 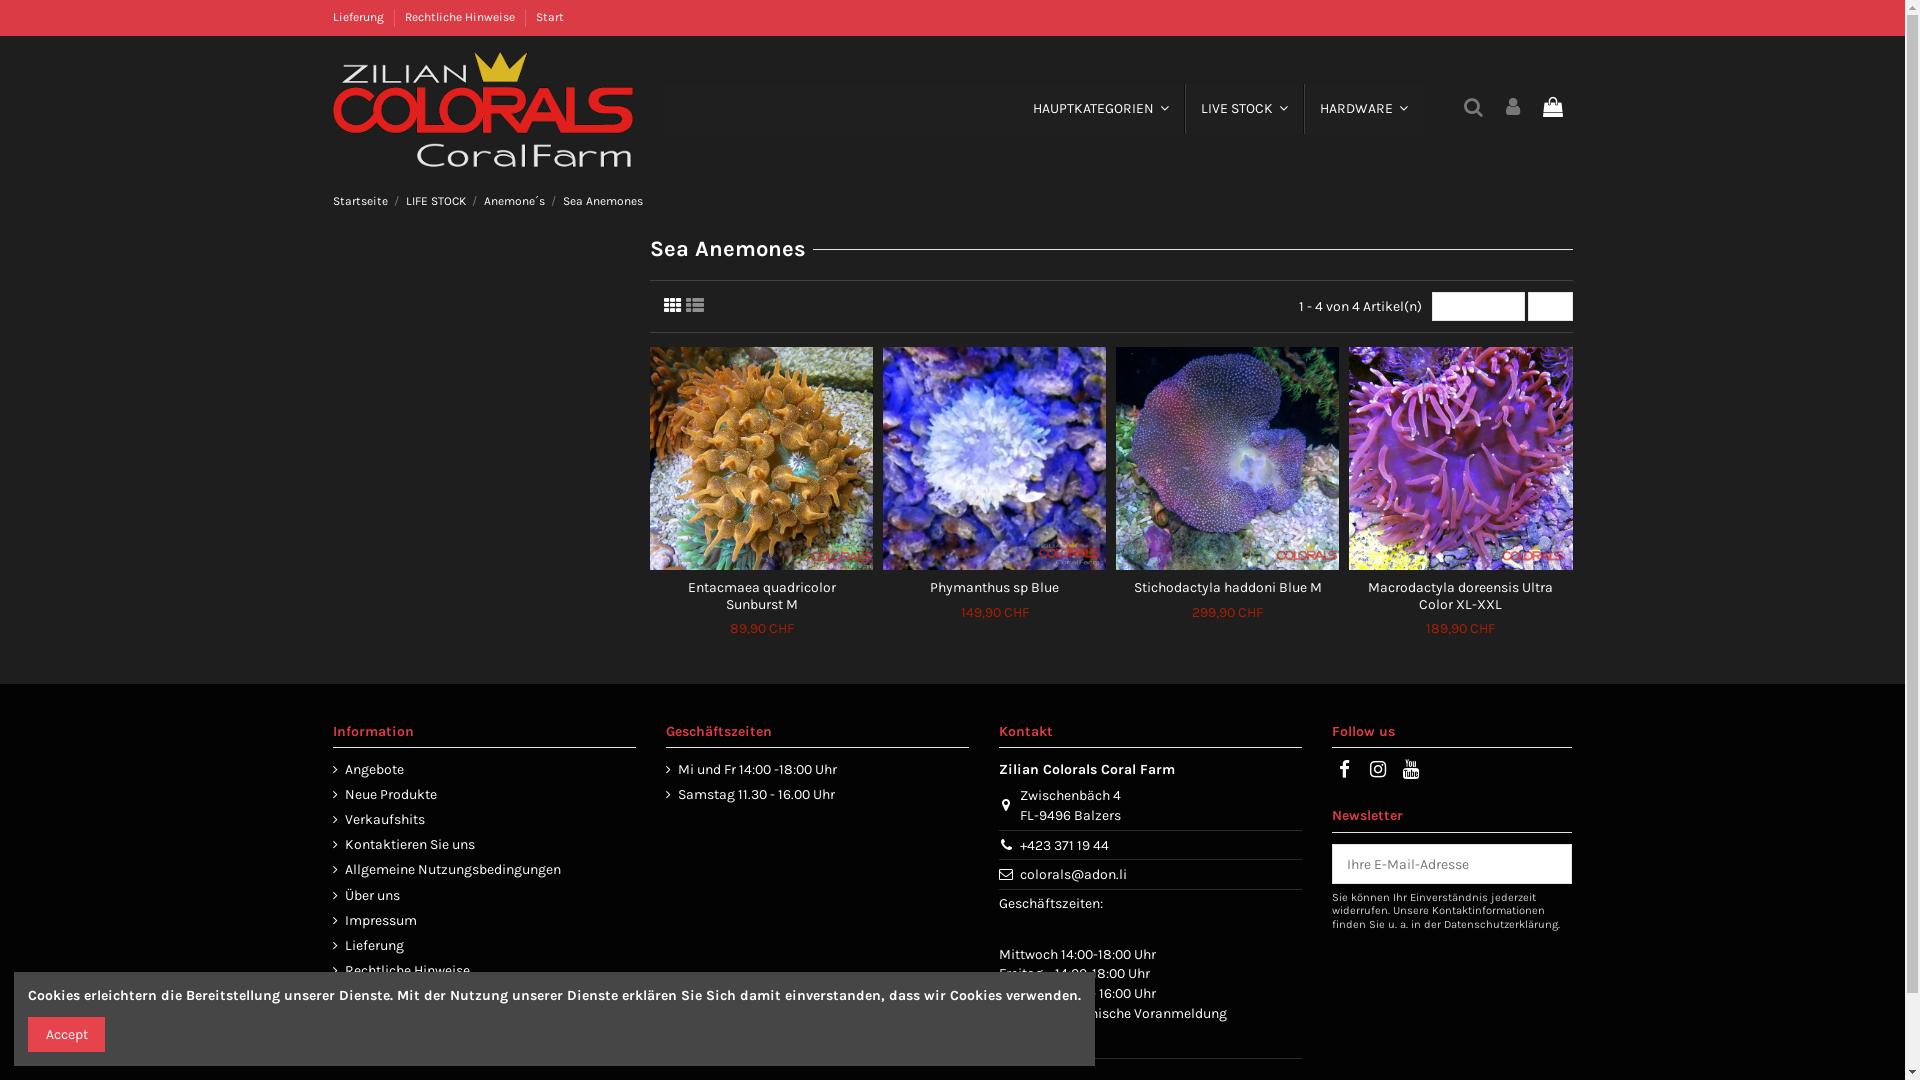 I want to click on 'Lieferung', so click(x=359, y=16).